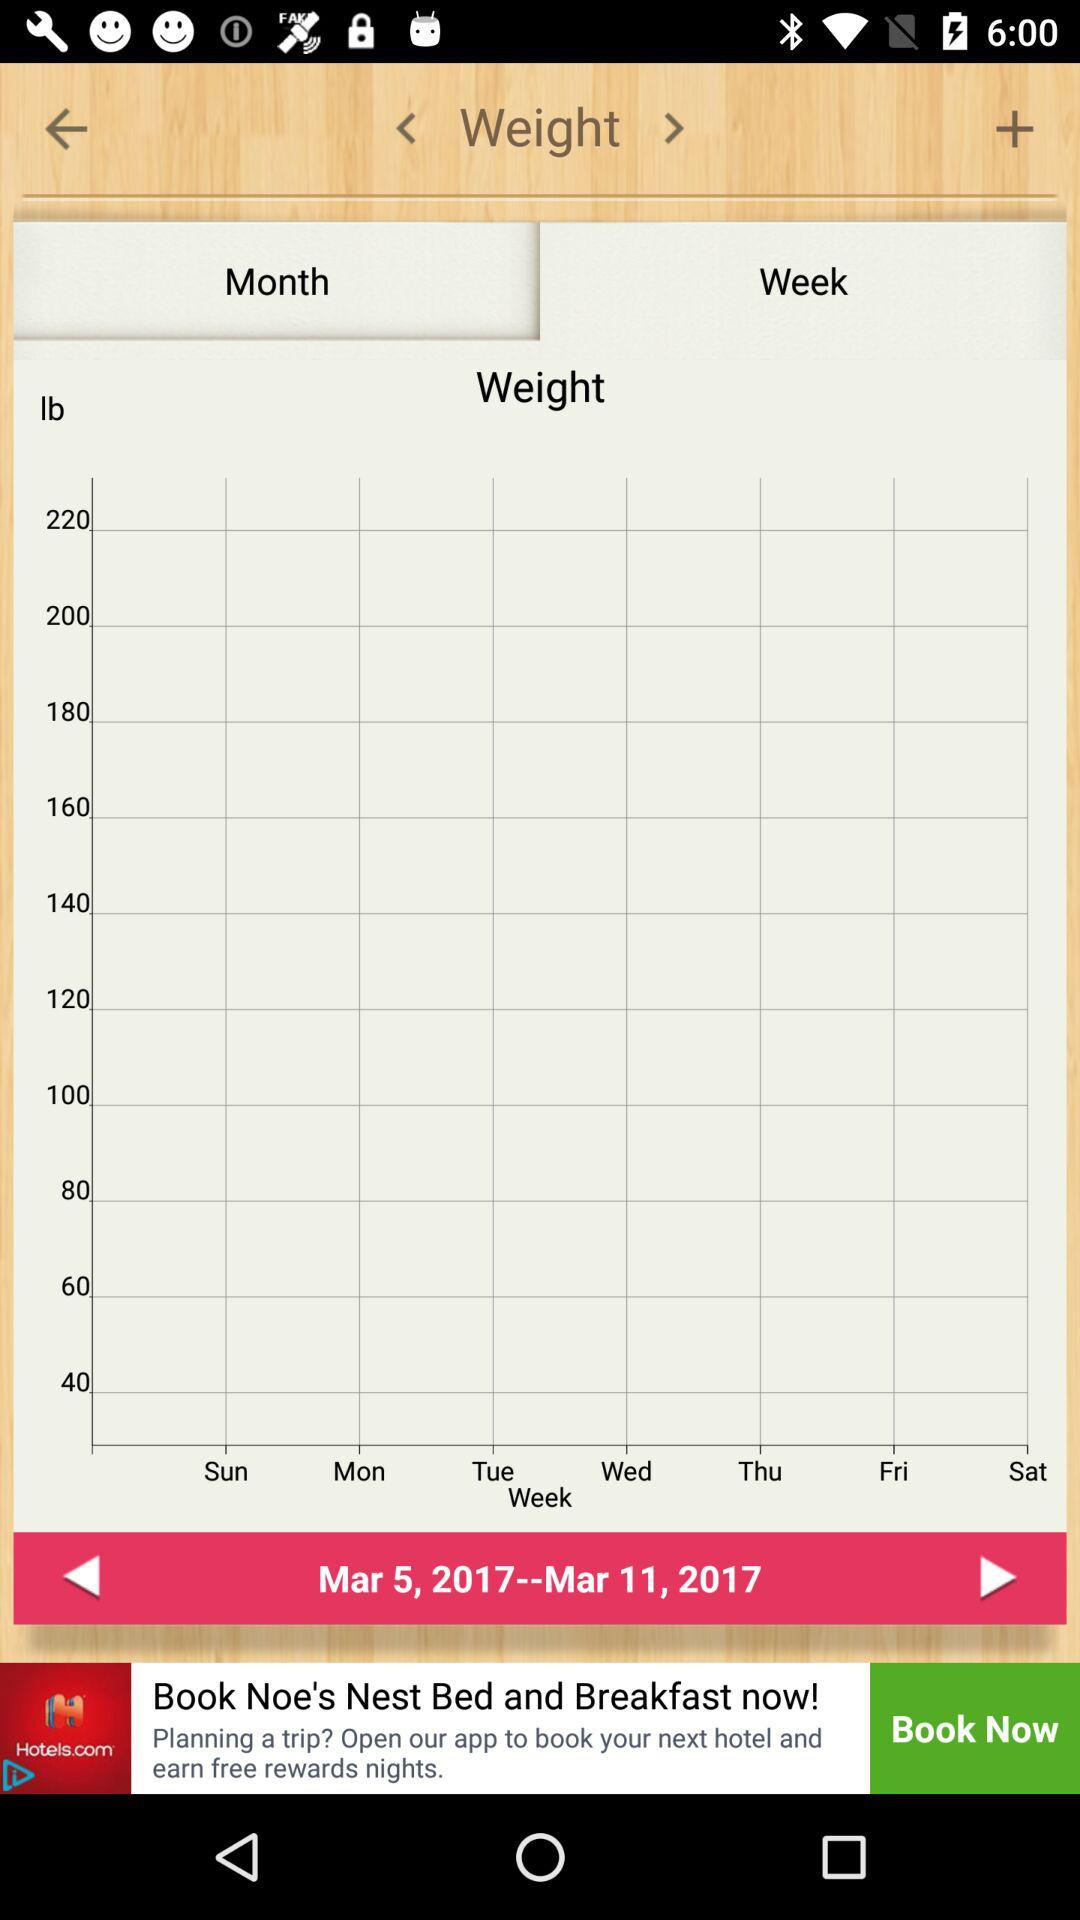 This screenshot has width=1080, height=1920. Describe the element at coordinates (673, 127) in the screenshot. I see `change other category` at that location.